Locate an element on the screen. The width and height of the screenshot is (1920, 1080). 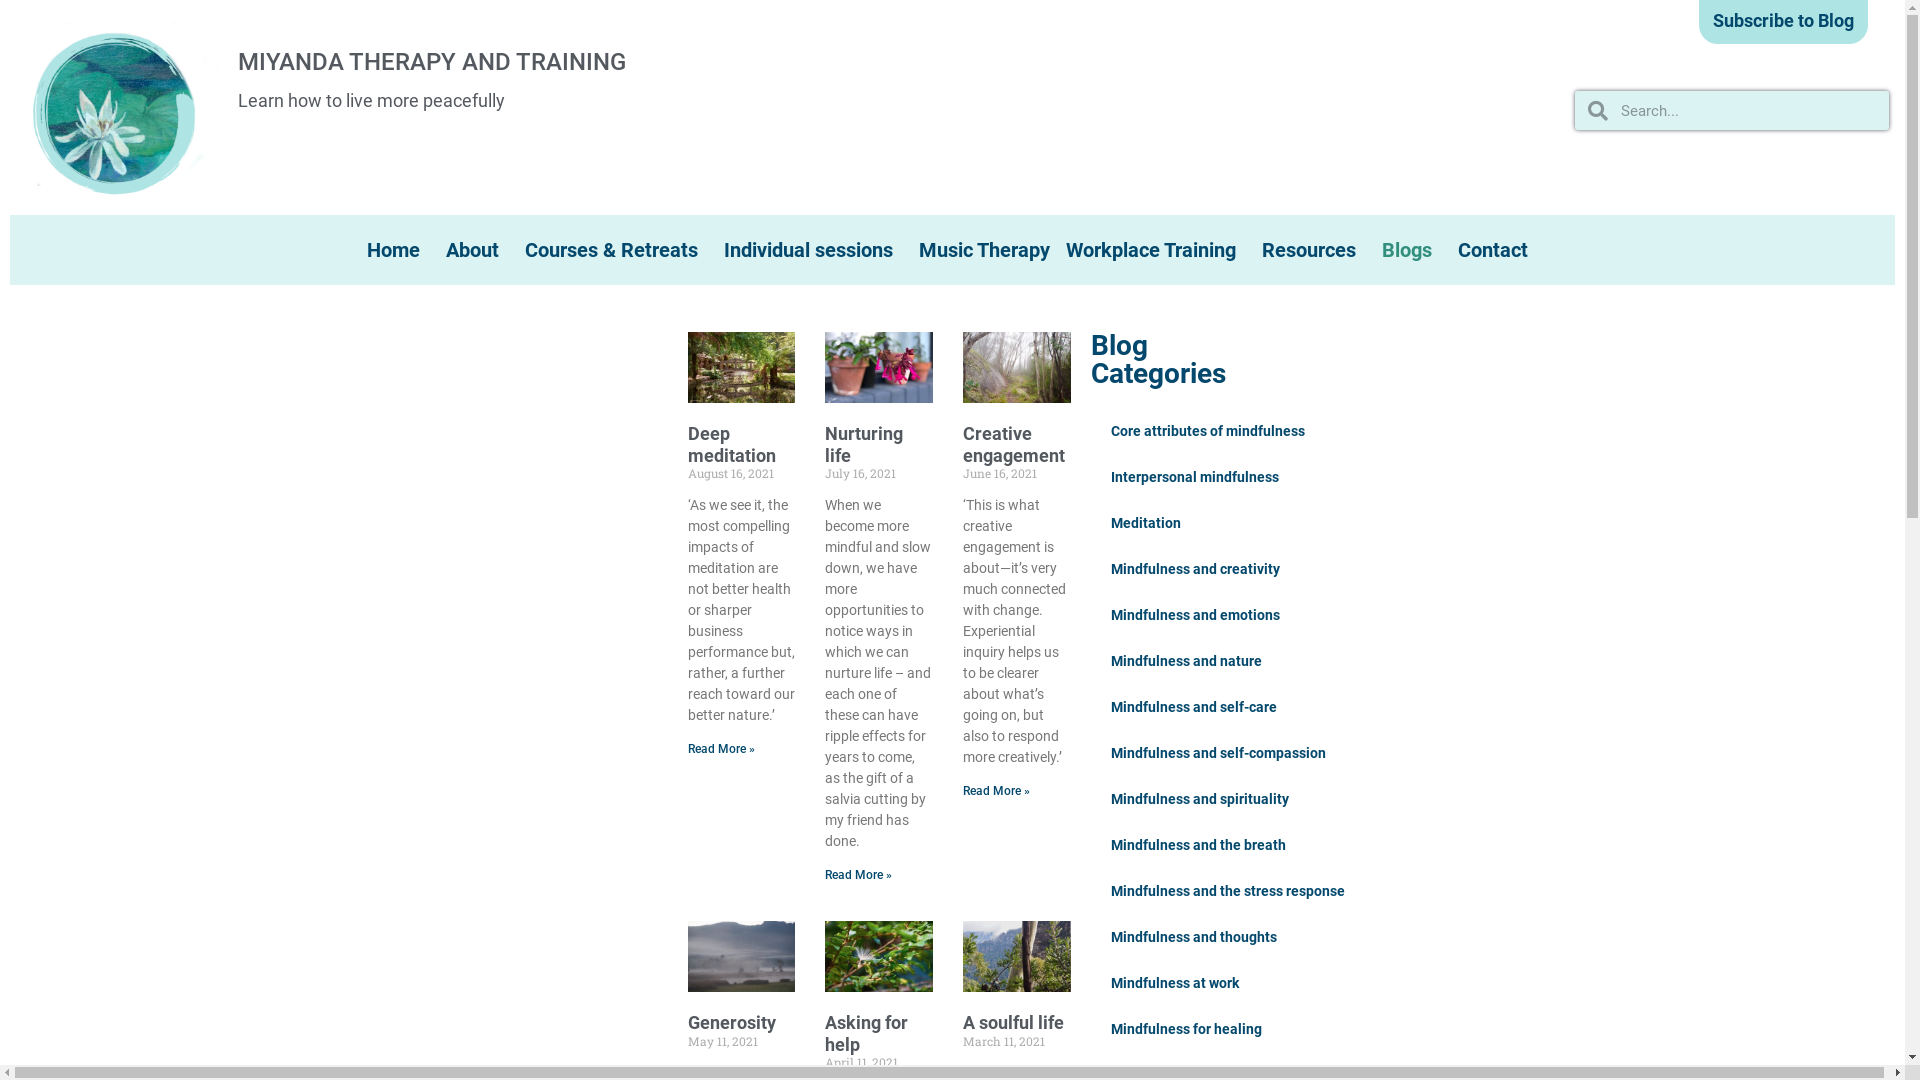
'Mindfulness and emotions' is located at coordinates (1195, 613).